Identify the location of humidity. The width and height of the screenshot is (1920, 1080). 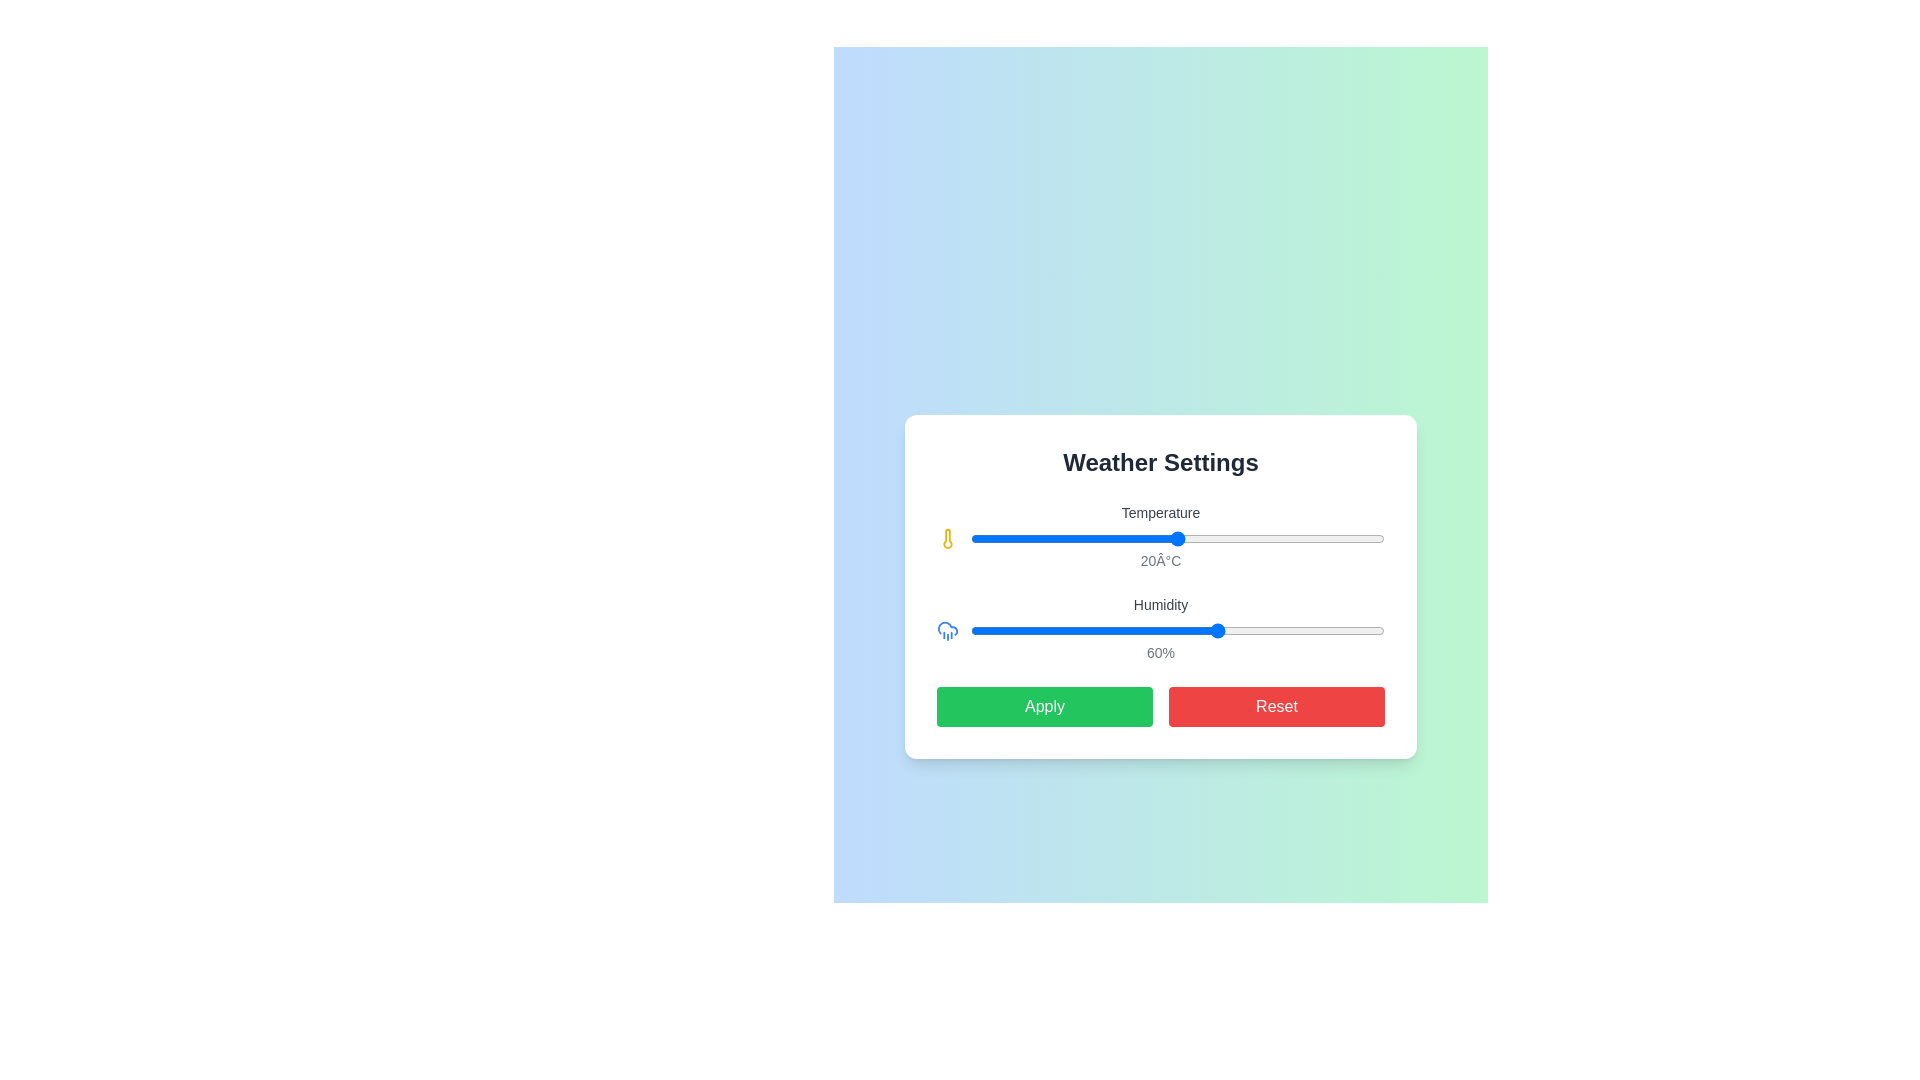
(1314, 631).